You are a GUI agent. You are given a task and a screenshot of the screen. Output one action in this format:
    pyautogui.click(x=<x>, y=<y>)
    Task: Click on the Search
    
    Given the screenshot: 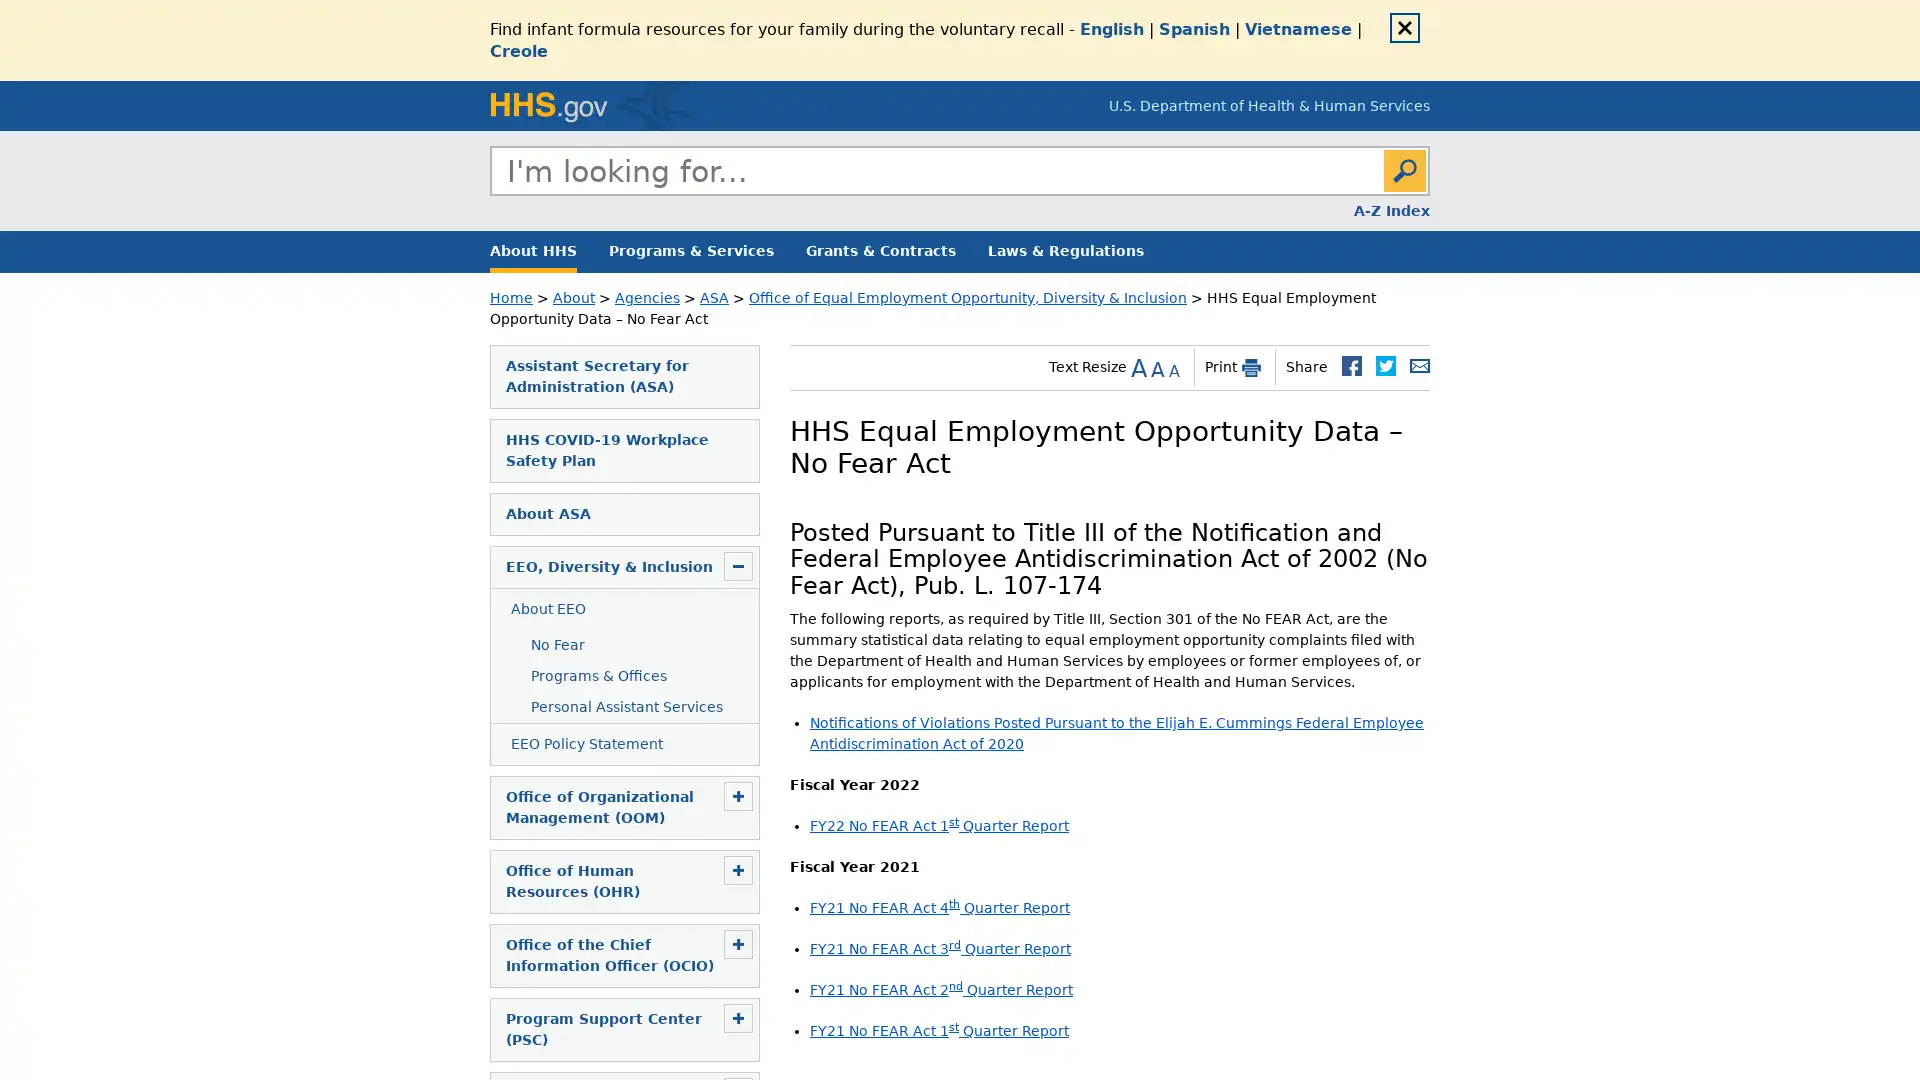 What is the action you would take?
    pyautogui.click(x=1404, y=169)
    